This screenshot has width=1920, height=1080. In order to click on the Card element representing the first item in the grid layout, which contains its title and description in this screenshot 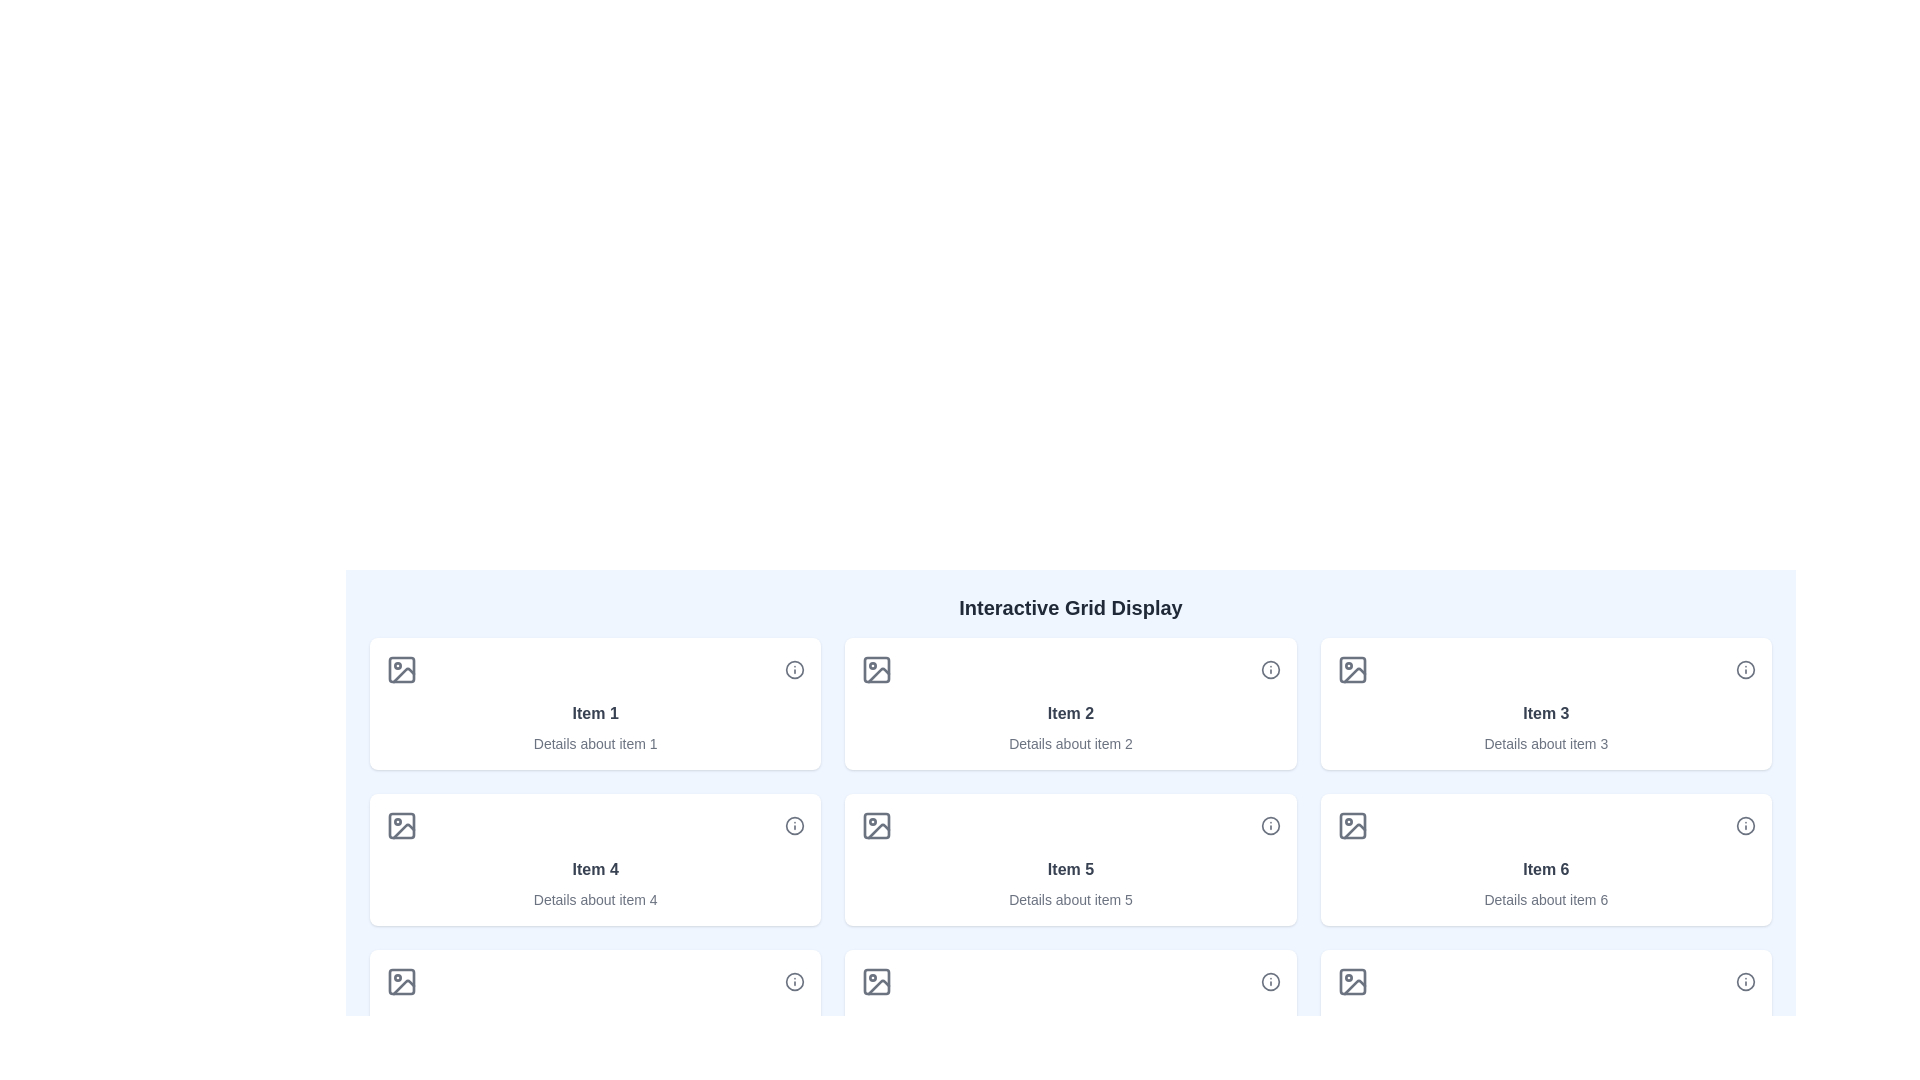, I will do `click(594, 703)`.